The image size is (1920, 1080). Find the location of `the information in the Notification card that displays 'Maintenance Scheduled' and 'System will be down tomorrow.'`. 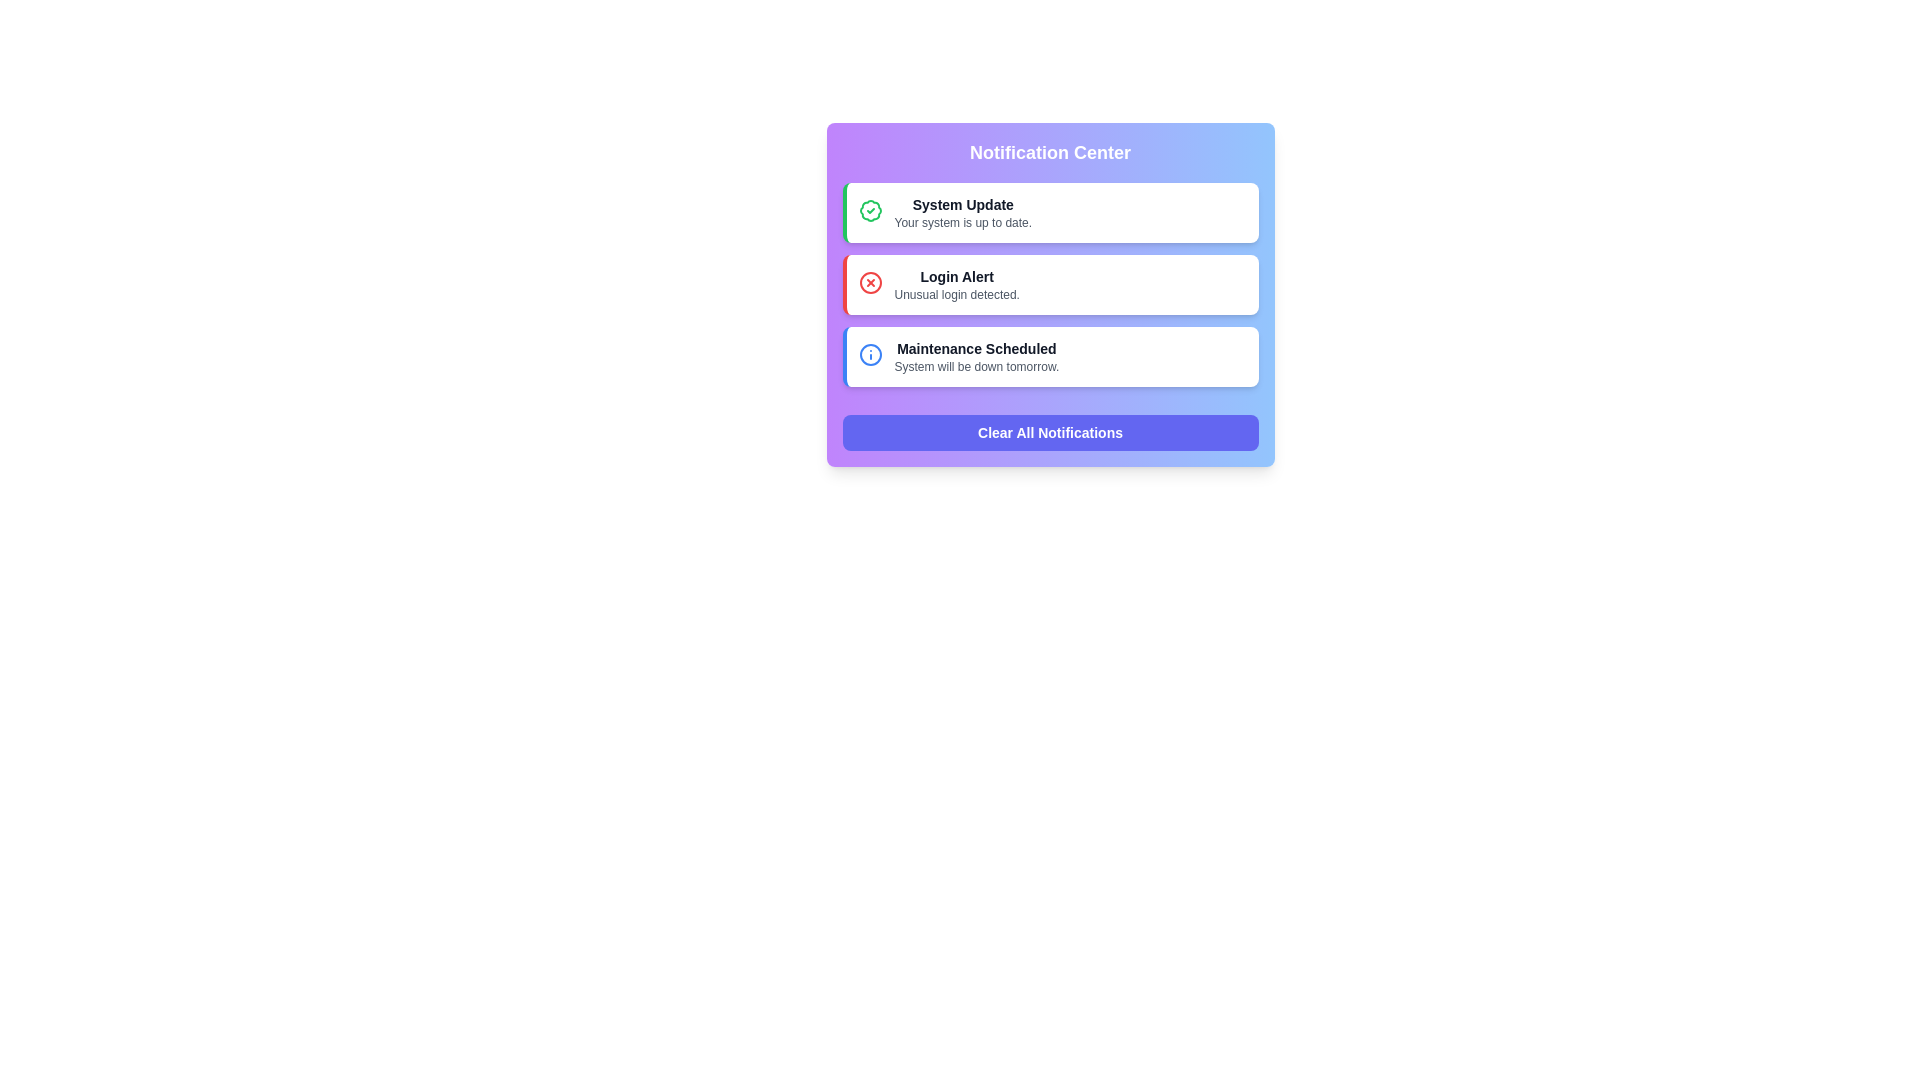

the information in the Notification card that displays 'Maintenance Scheduled' and 'System will be down tomorrow.' is located at coordinates (976, 356).